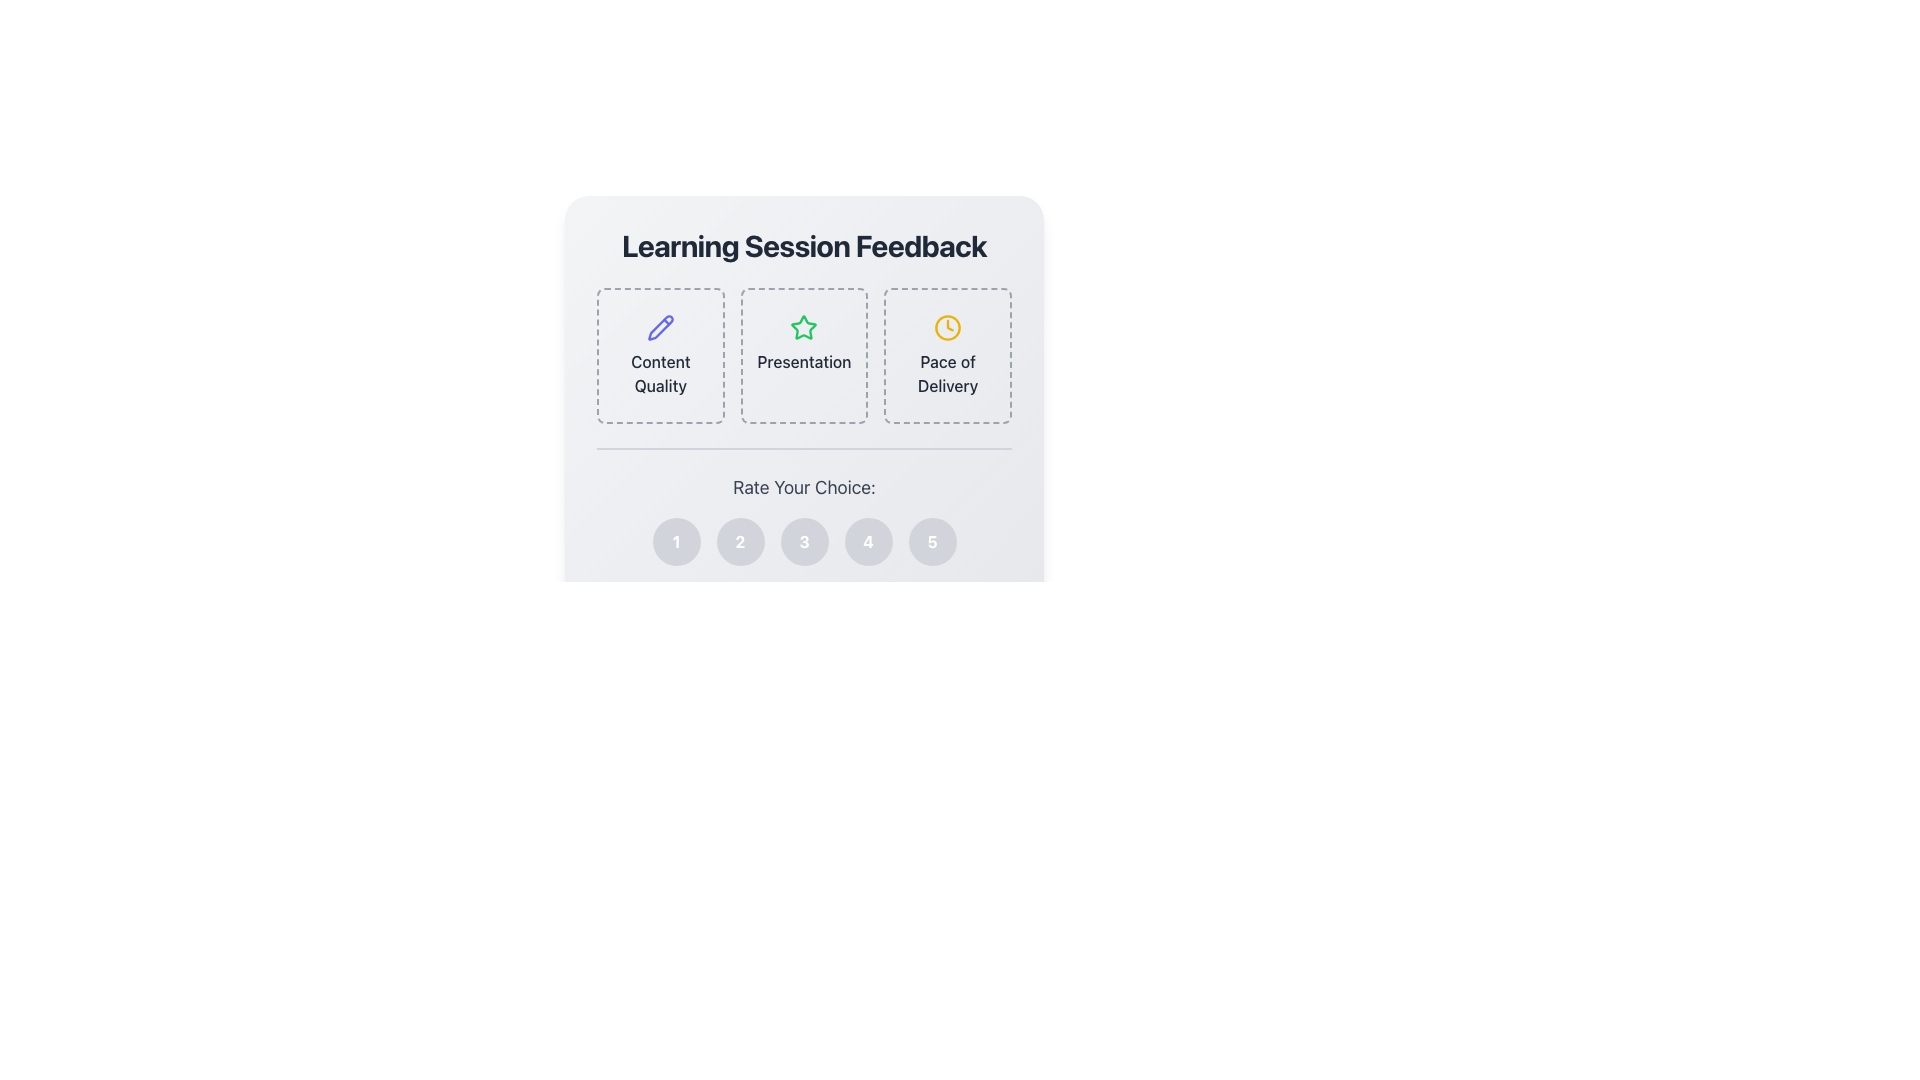 This screenshot has width=1920, height=1080. Describe the element at coordinates (931, 542) in the screenshot. I see `the circular button with a light gray background and a bold white number '5'` at that location.